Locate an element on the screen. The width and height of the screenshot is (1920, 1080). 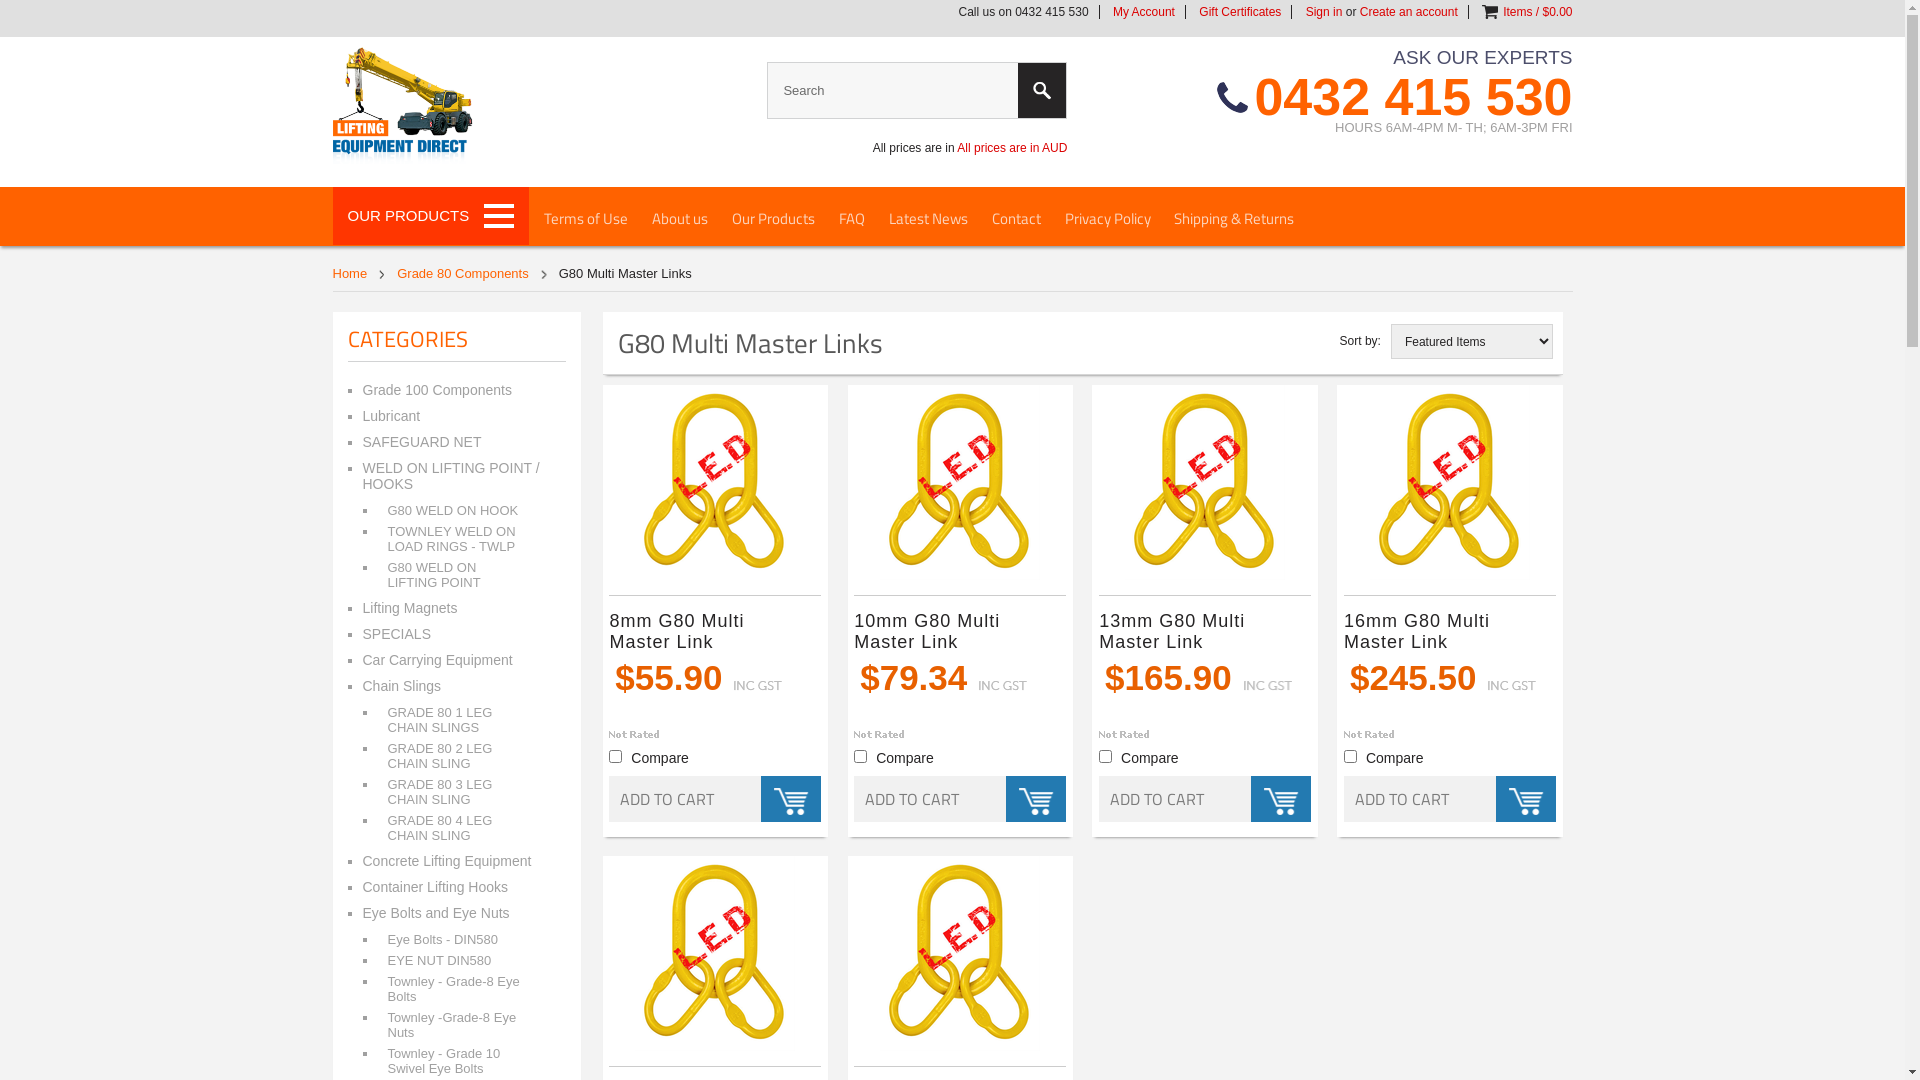
'Privacy Policy' is located at coordinates (1107, 218).